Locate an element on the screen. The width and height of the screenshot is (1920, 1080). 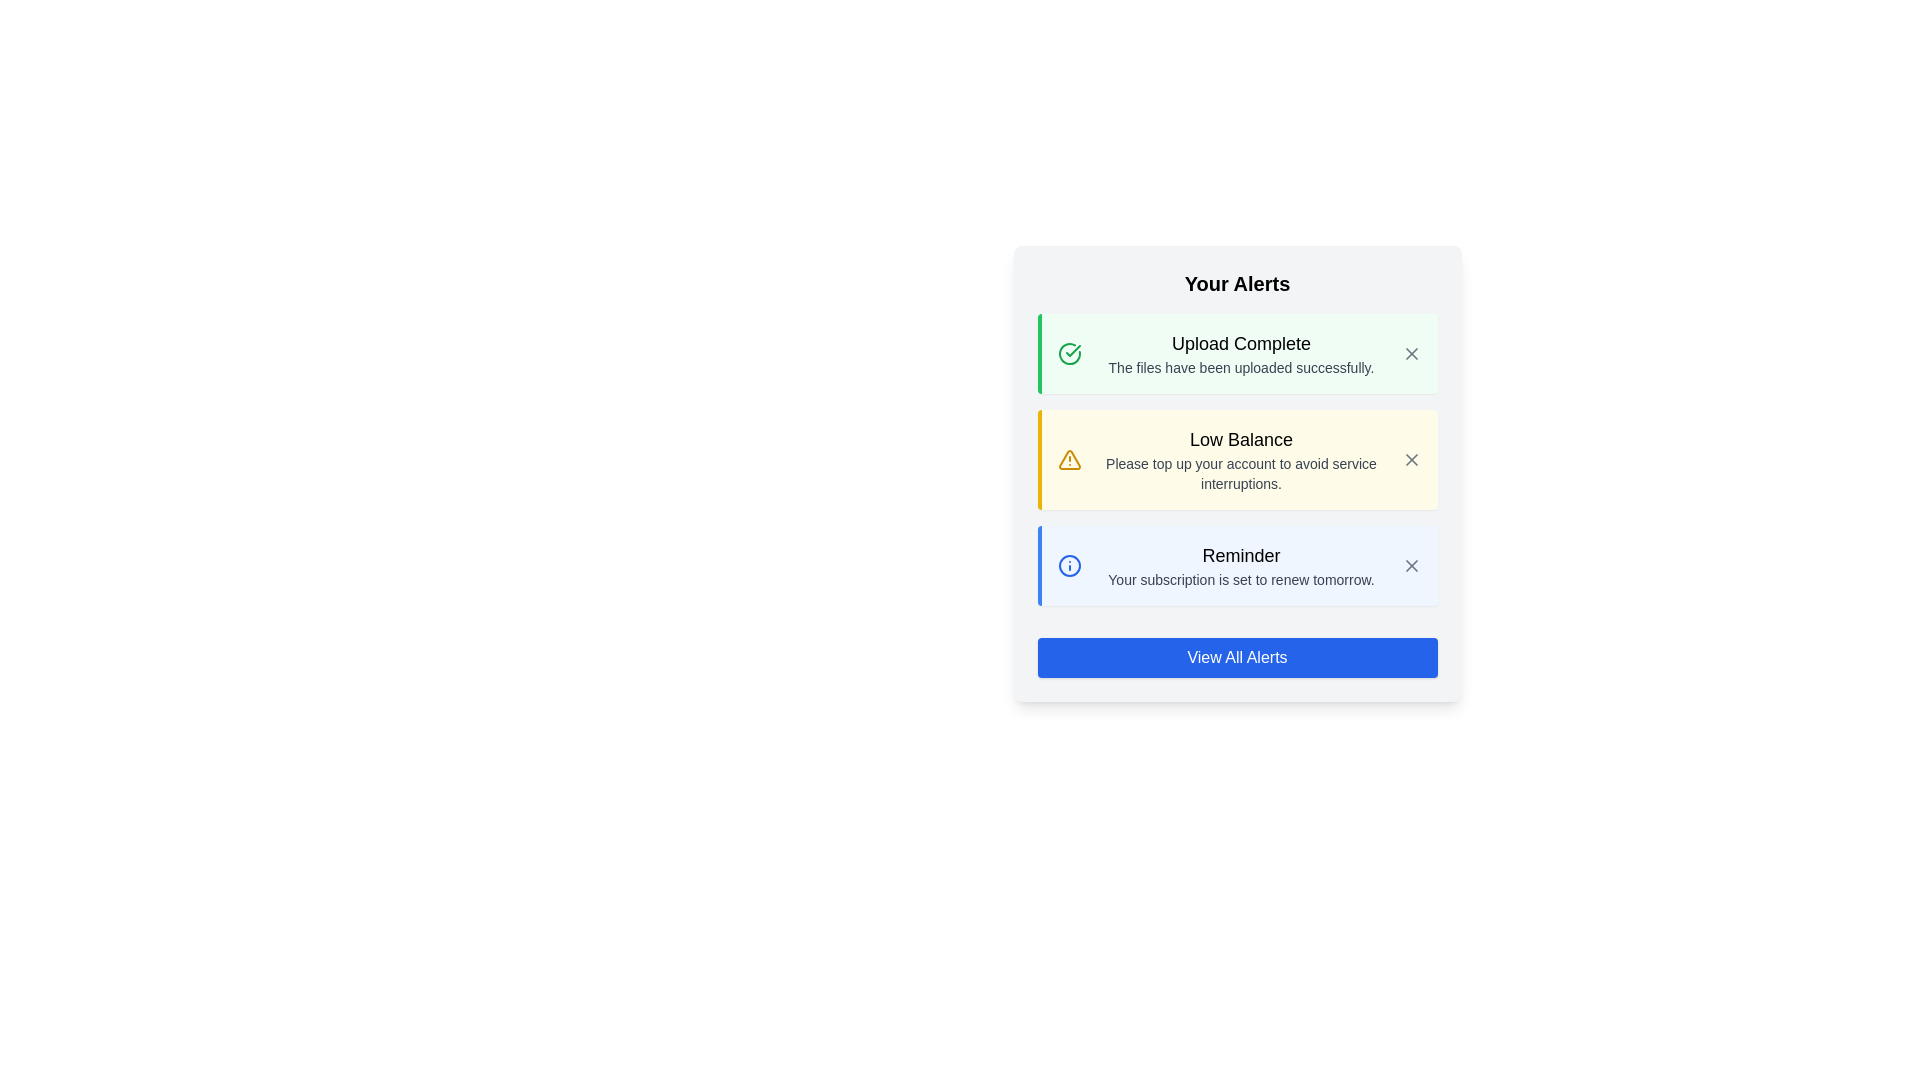
text from the title or header of the alert notification located at the top of the green notification card in the 'Your Alerts' section is located at coordinates (1240, 342).